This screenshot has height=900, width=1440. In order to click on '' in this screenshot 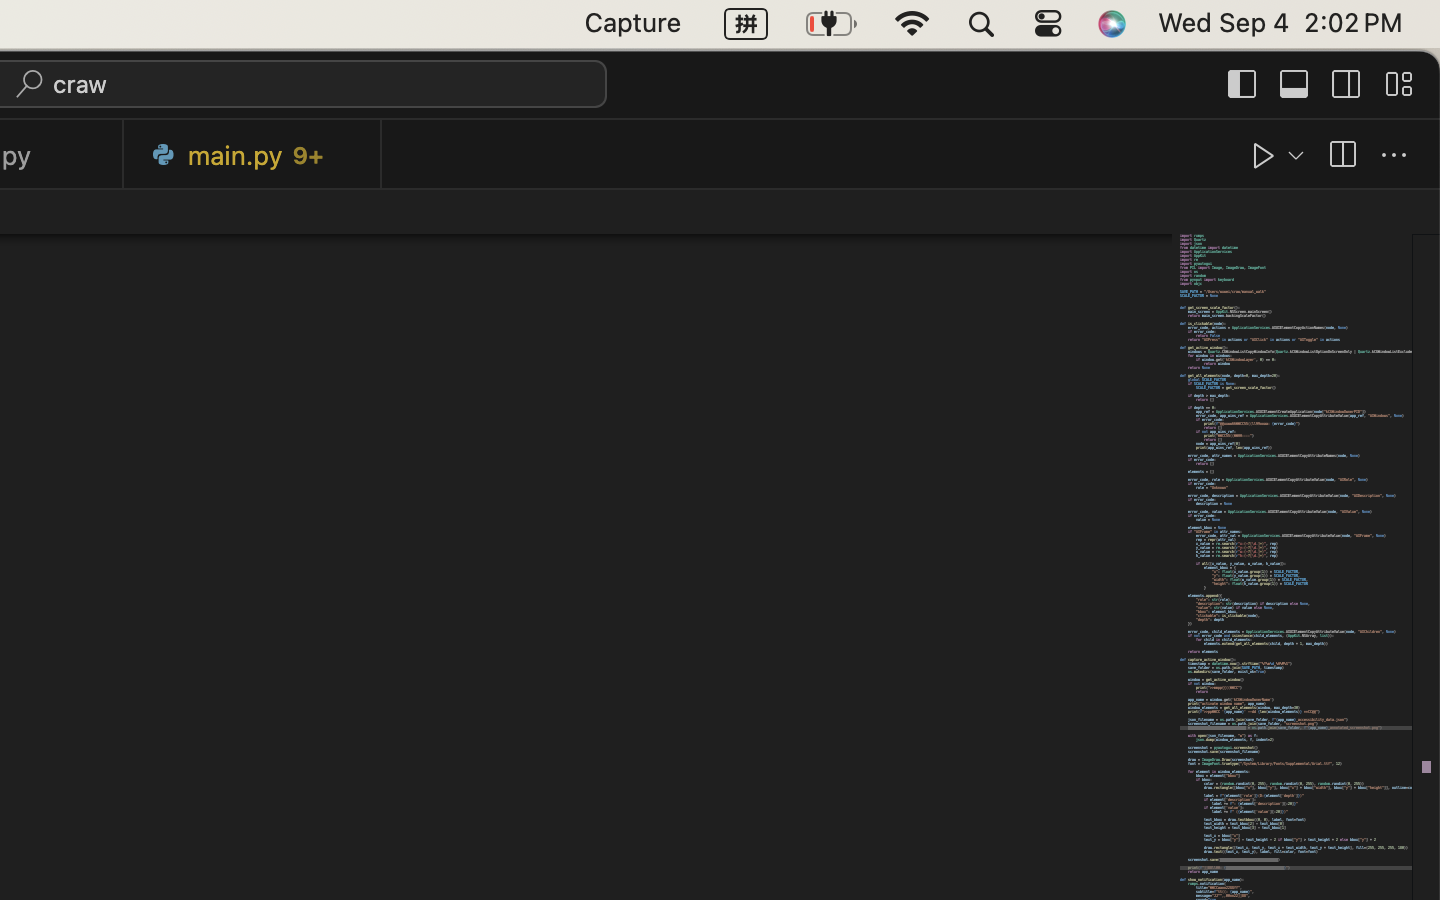, I will do `click(1398, 82)`.